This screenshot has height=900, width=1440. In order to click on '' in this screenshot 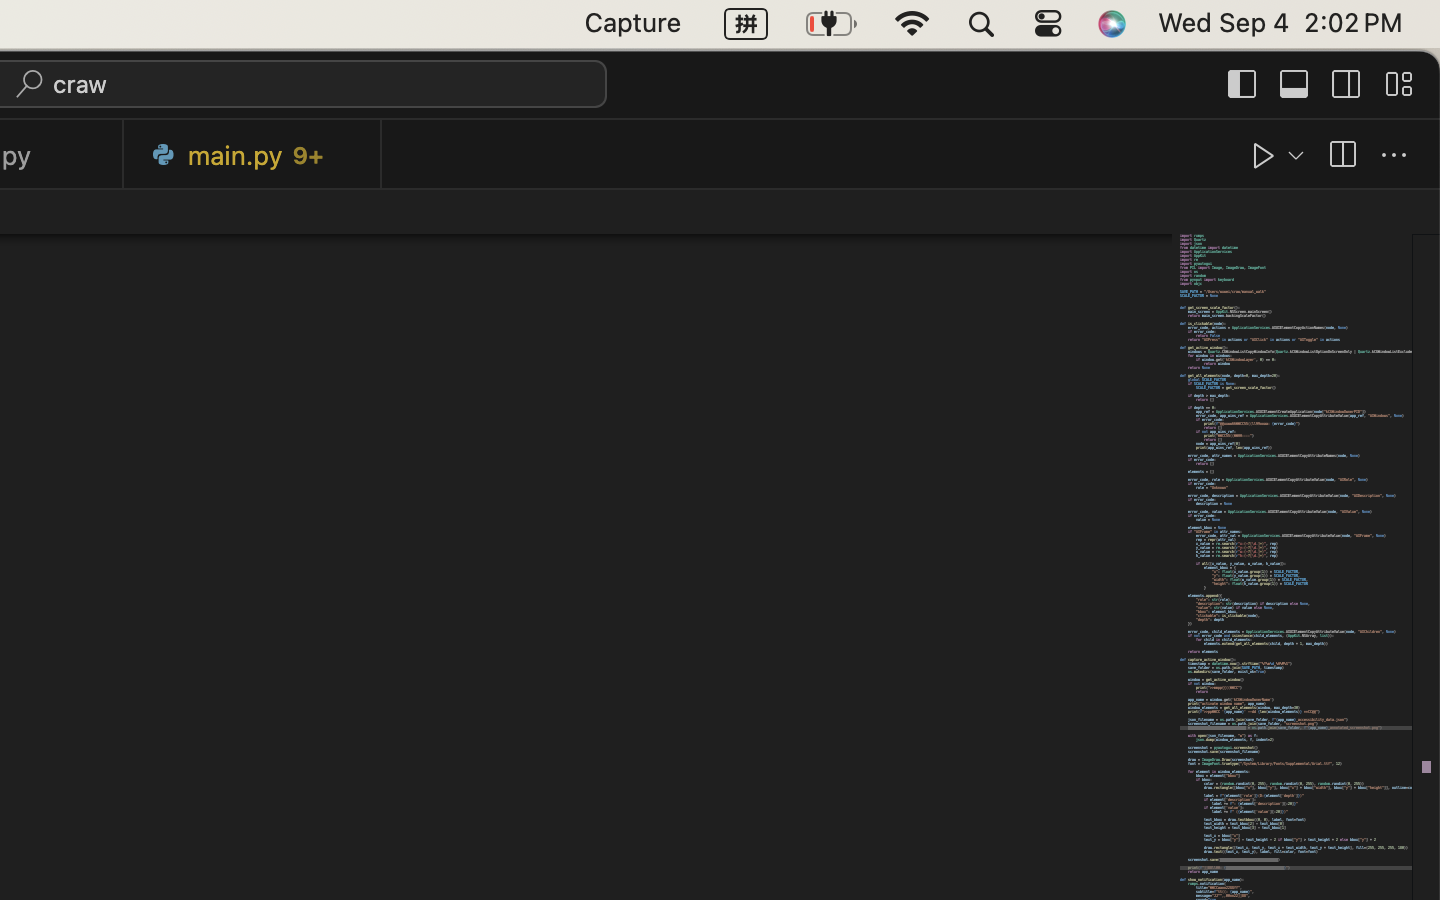, I will do `click(1398, 82)`.